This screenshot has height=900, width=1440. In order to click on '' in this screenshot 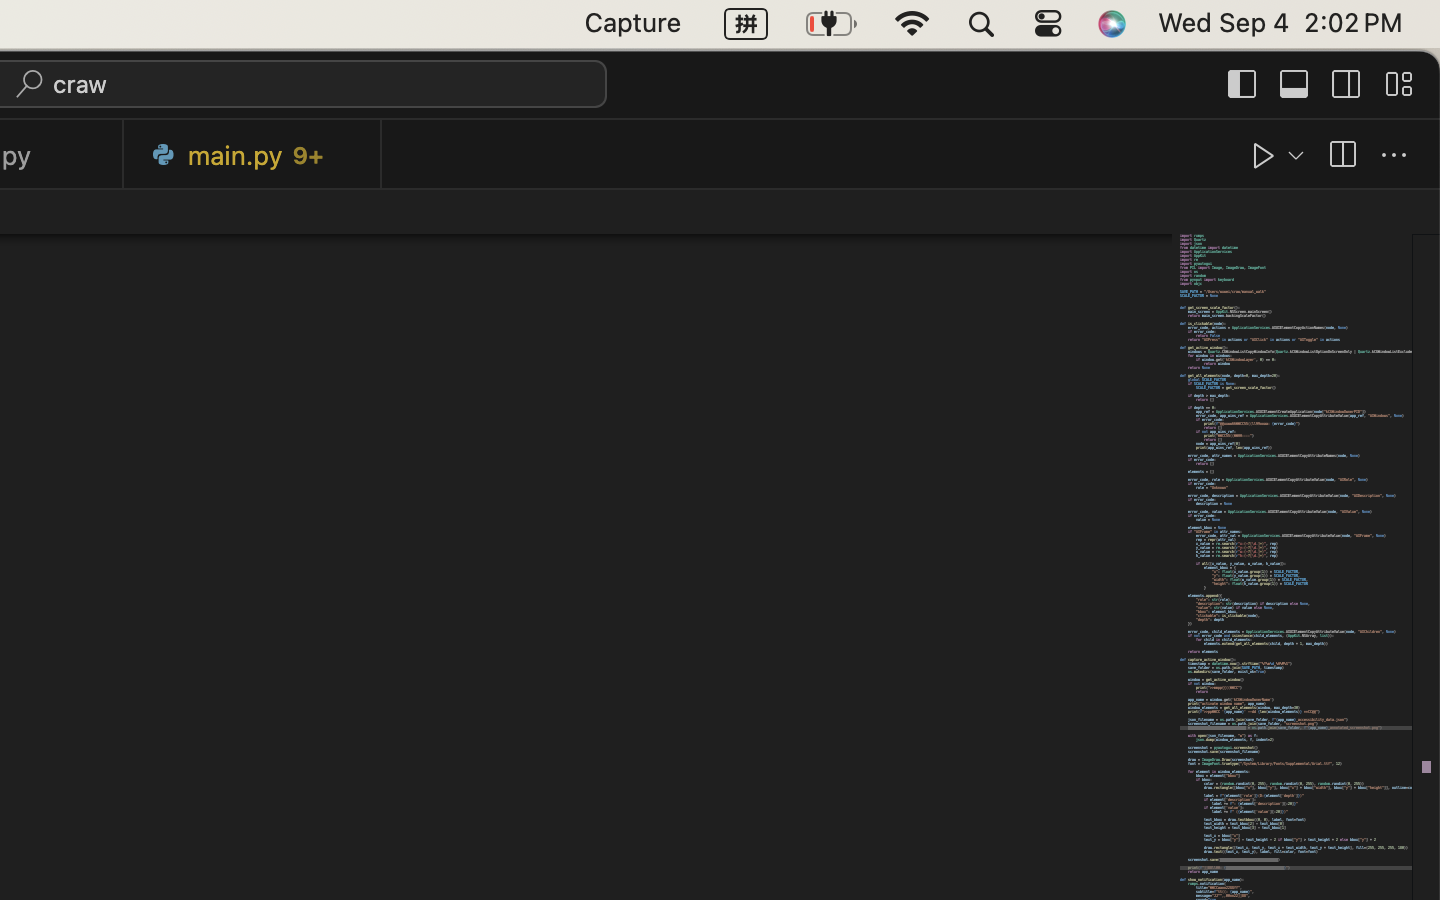, I will do `click(1398, 82)`.